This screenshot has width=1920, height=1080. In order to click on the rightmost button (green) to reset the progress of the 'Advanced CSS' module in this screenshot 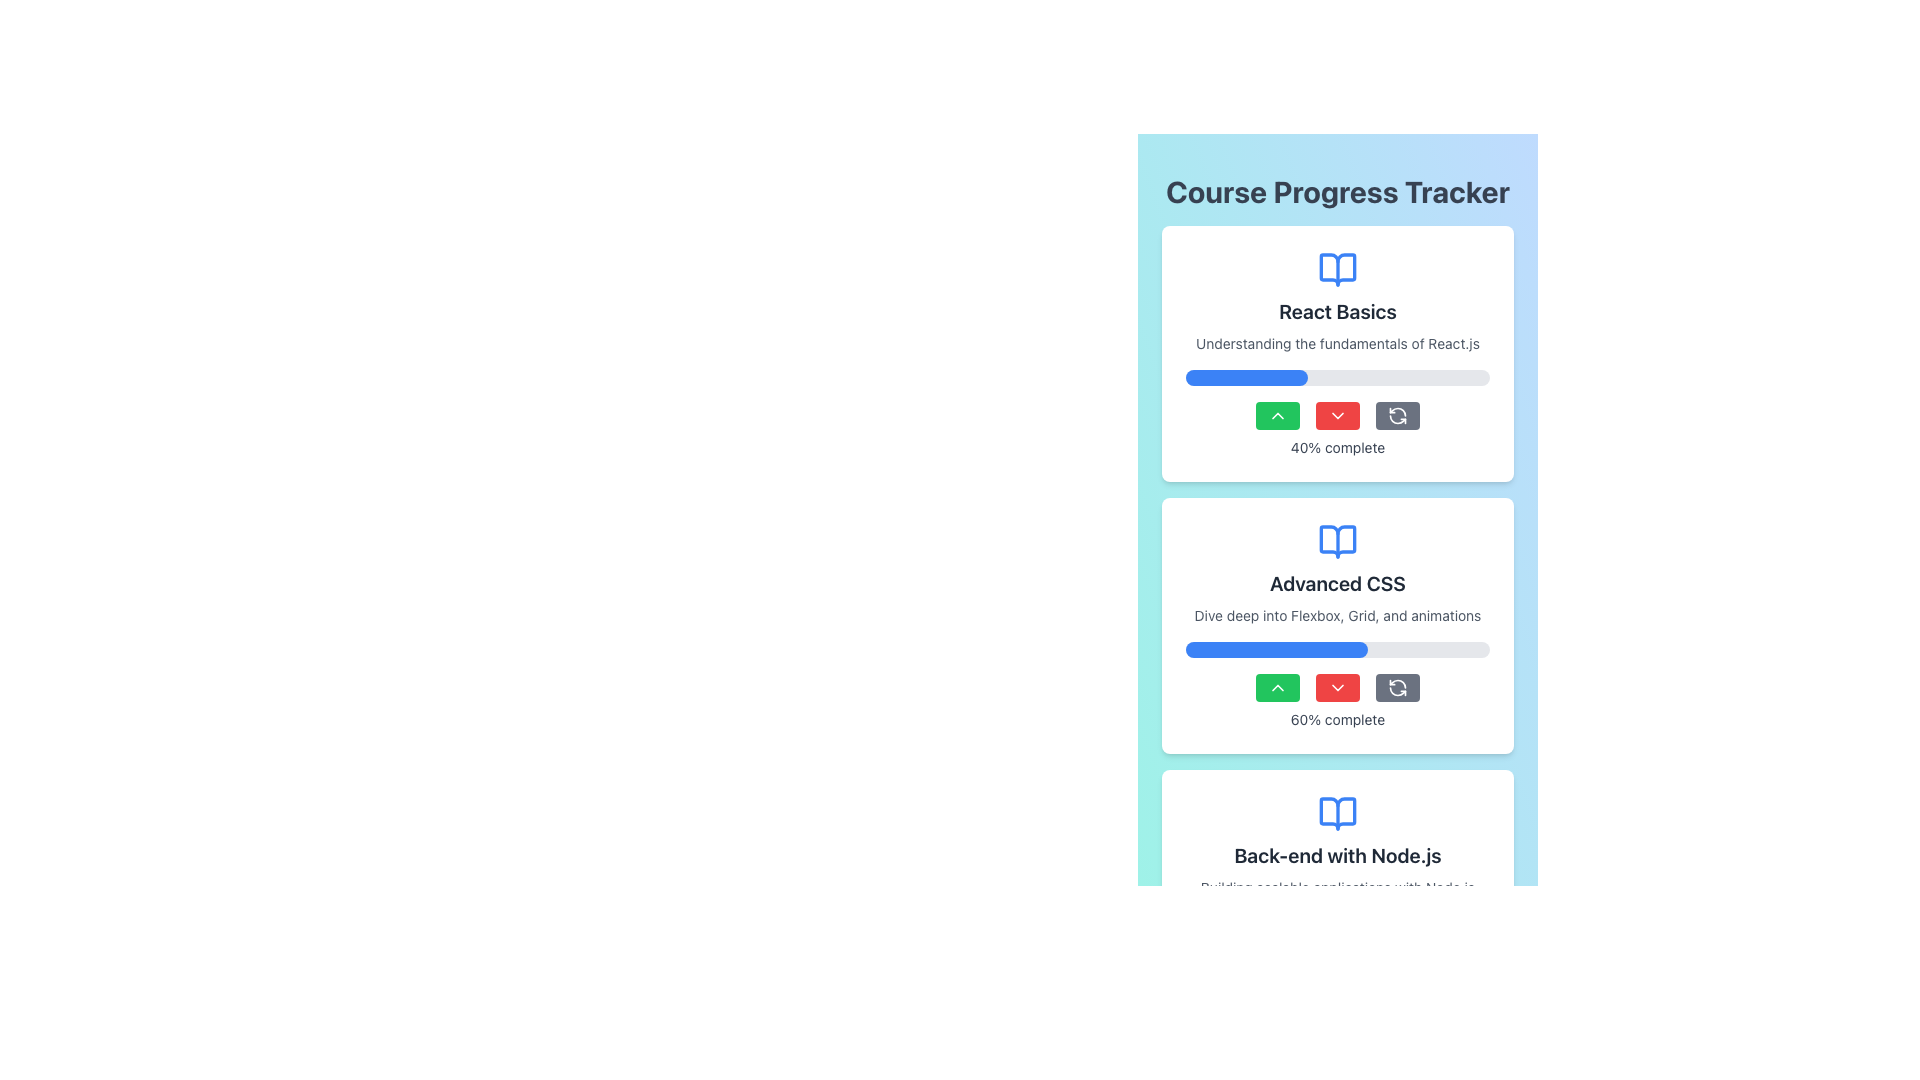, I will do `click(1396, 686)`.